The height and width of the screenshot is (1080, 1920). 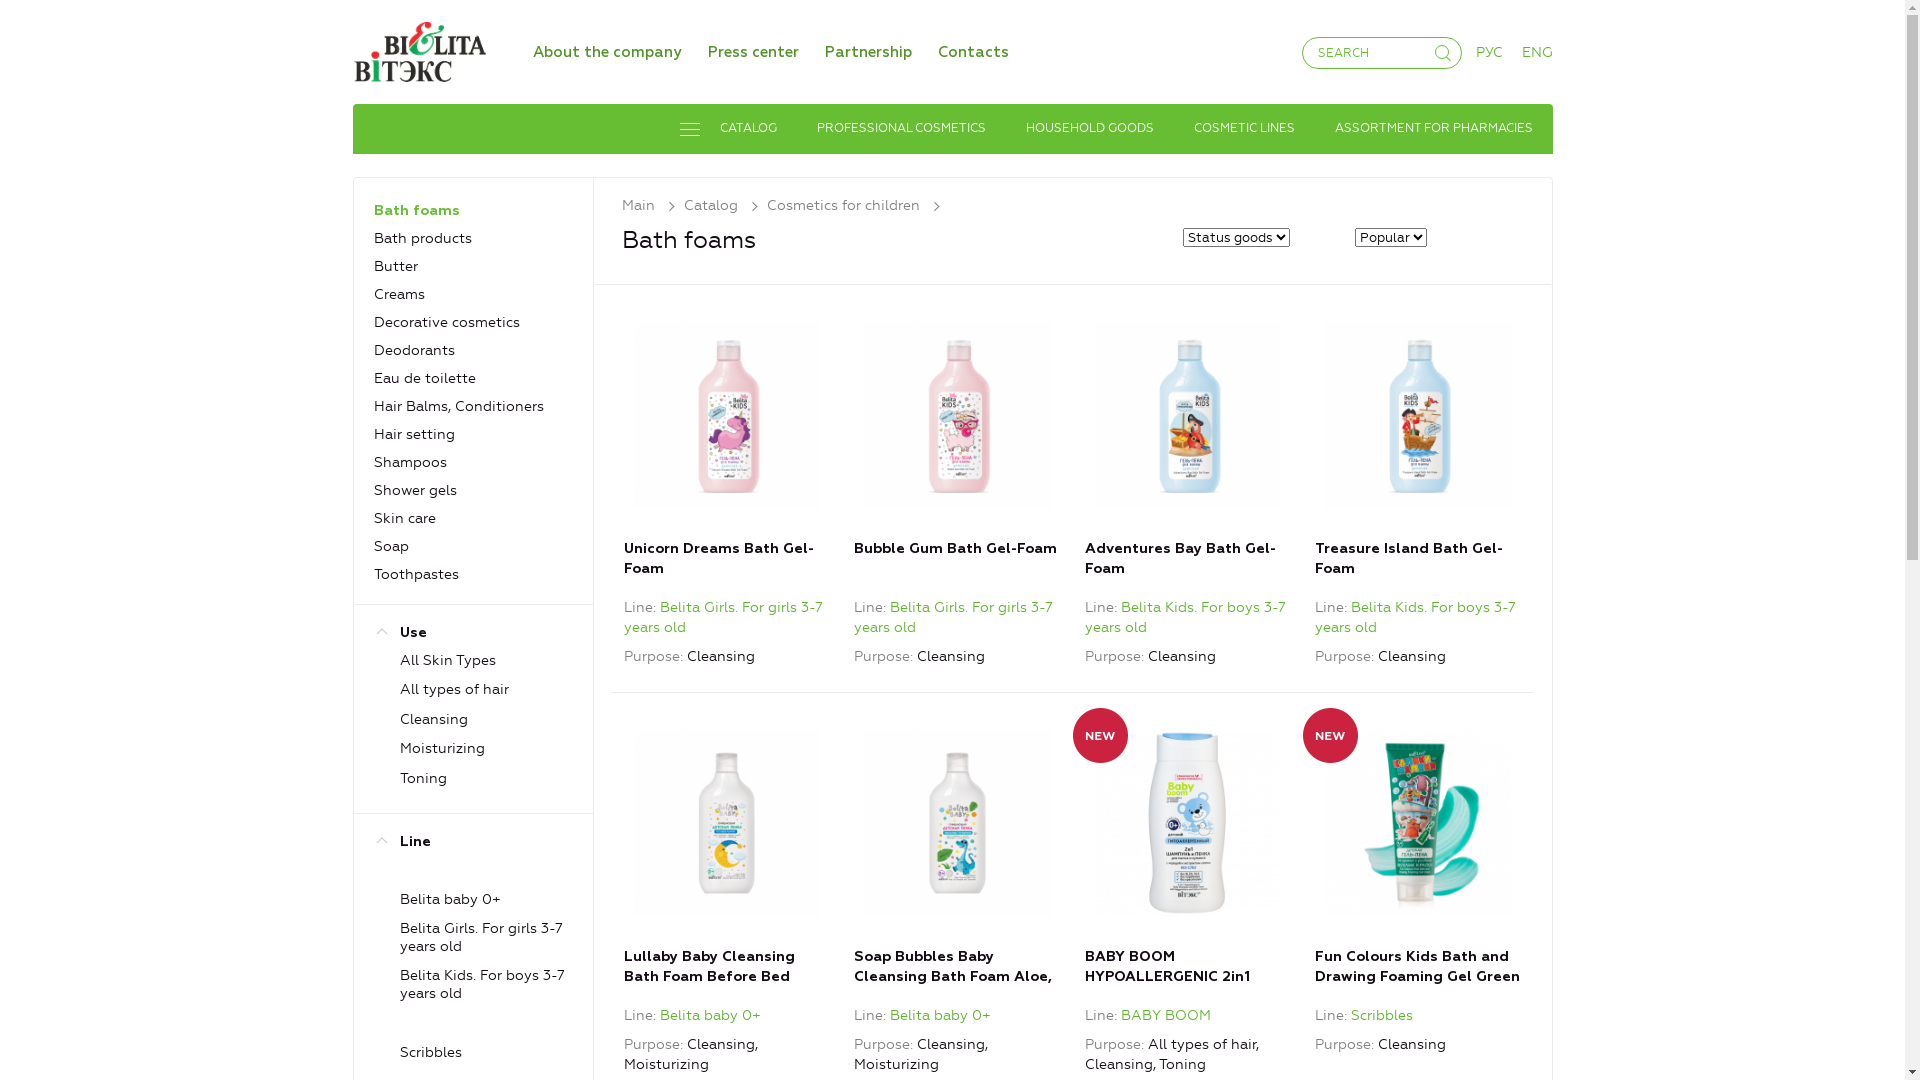 What do you see at coordinates (1536, 51) in the screenshot?
I see `'ENG'` at bounding box center [1536, 51].